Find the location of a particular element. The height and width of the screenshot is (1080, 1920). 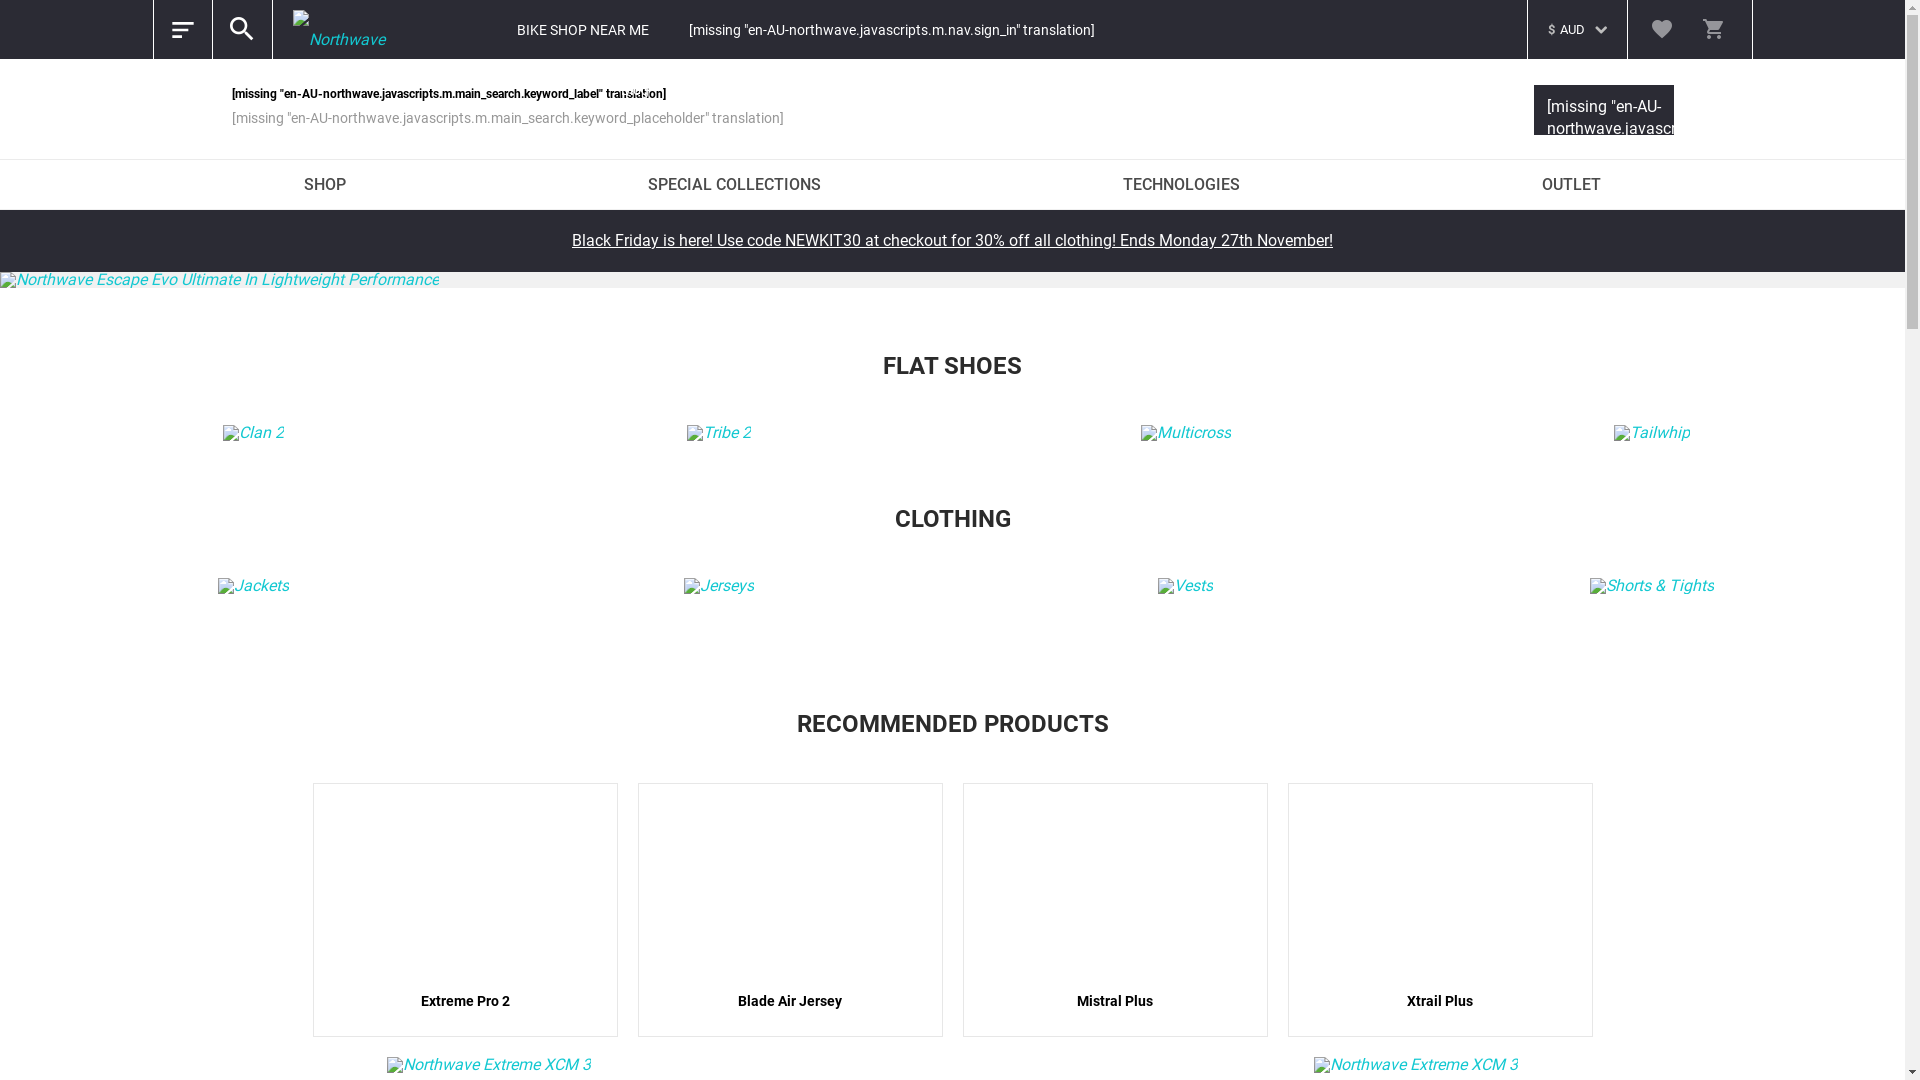

'Mistral Plus' is located at coordinates (1113, 910).